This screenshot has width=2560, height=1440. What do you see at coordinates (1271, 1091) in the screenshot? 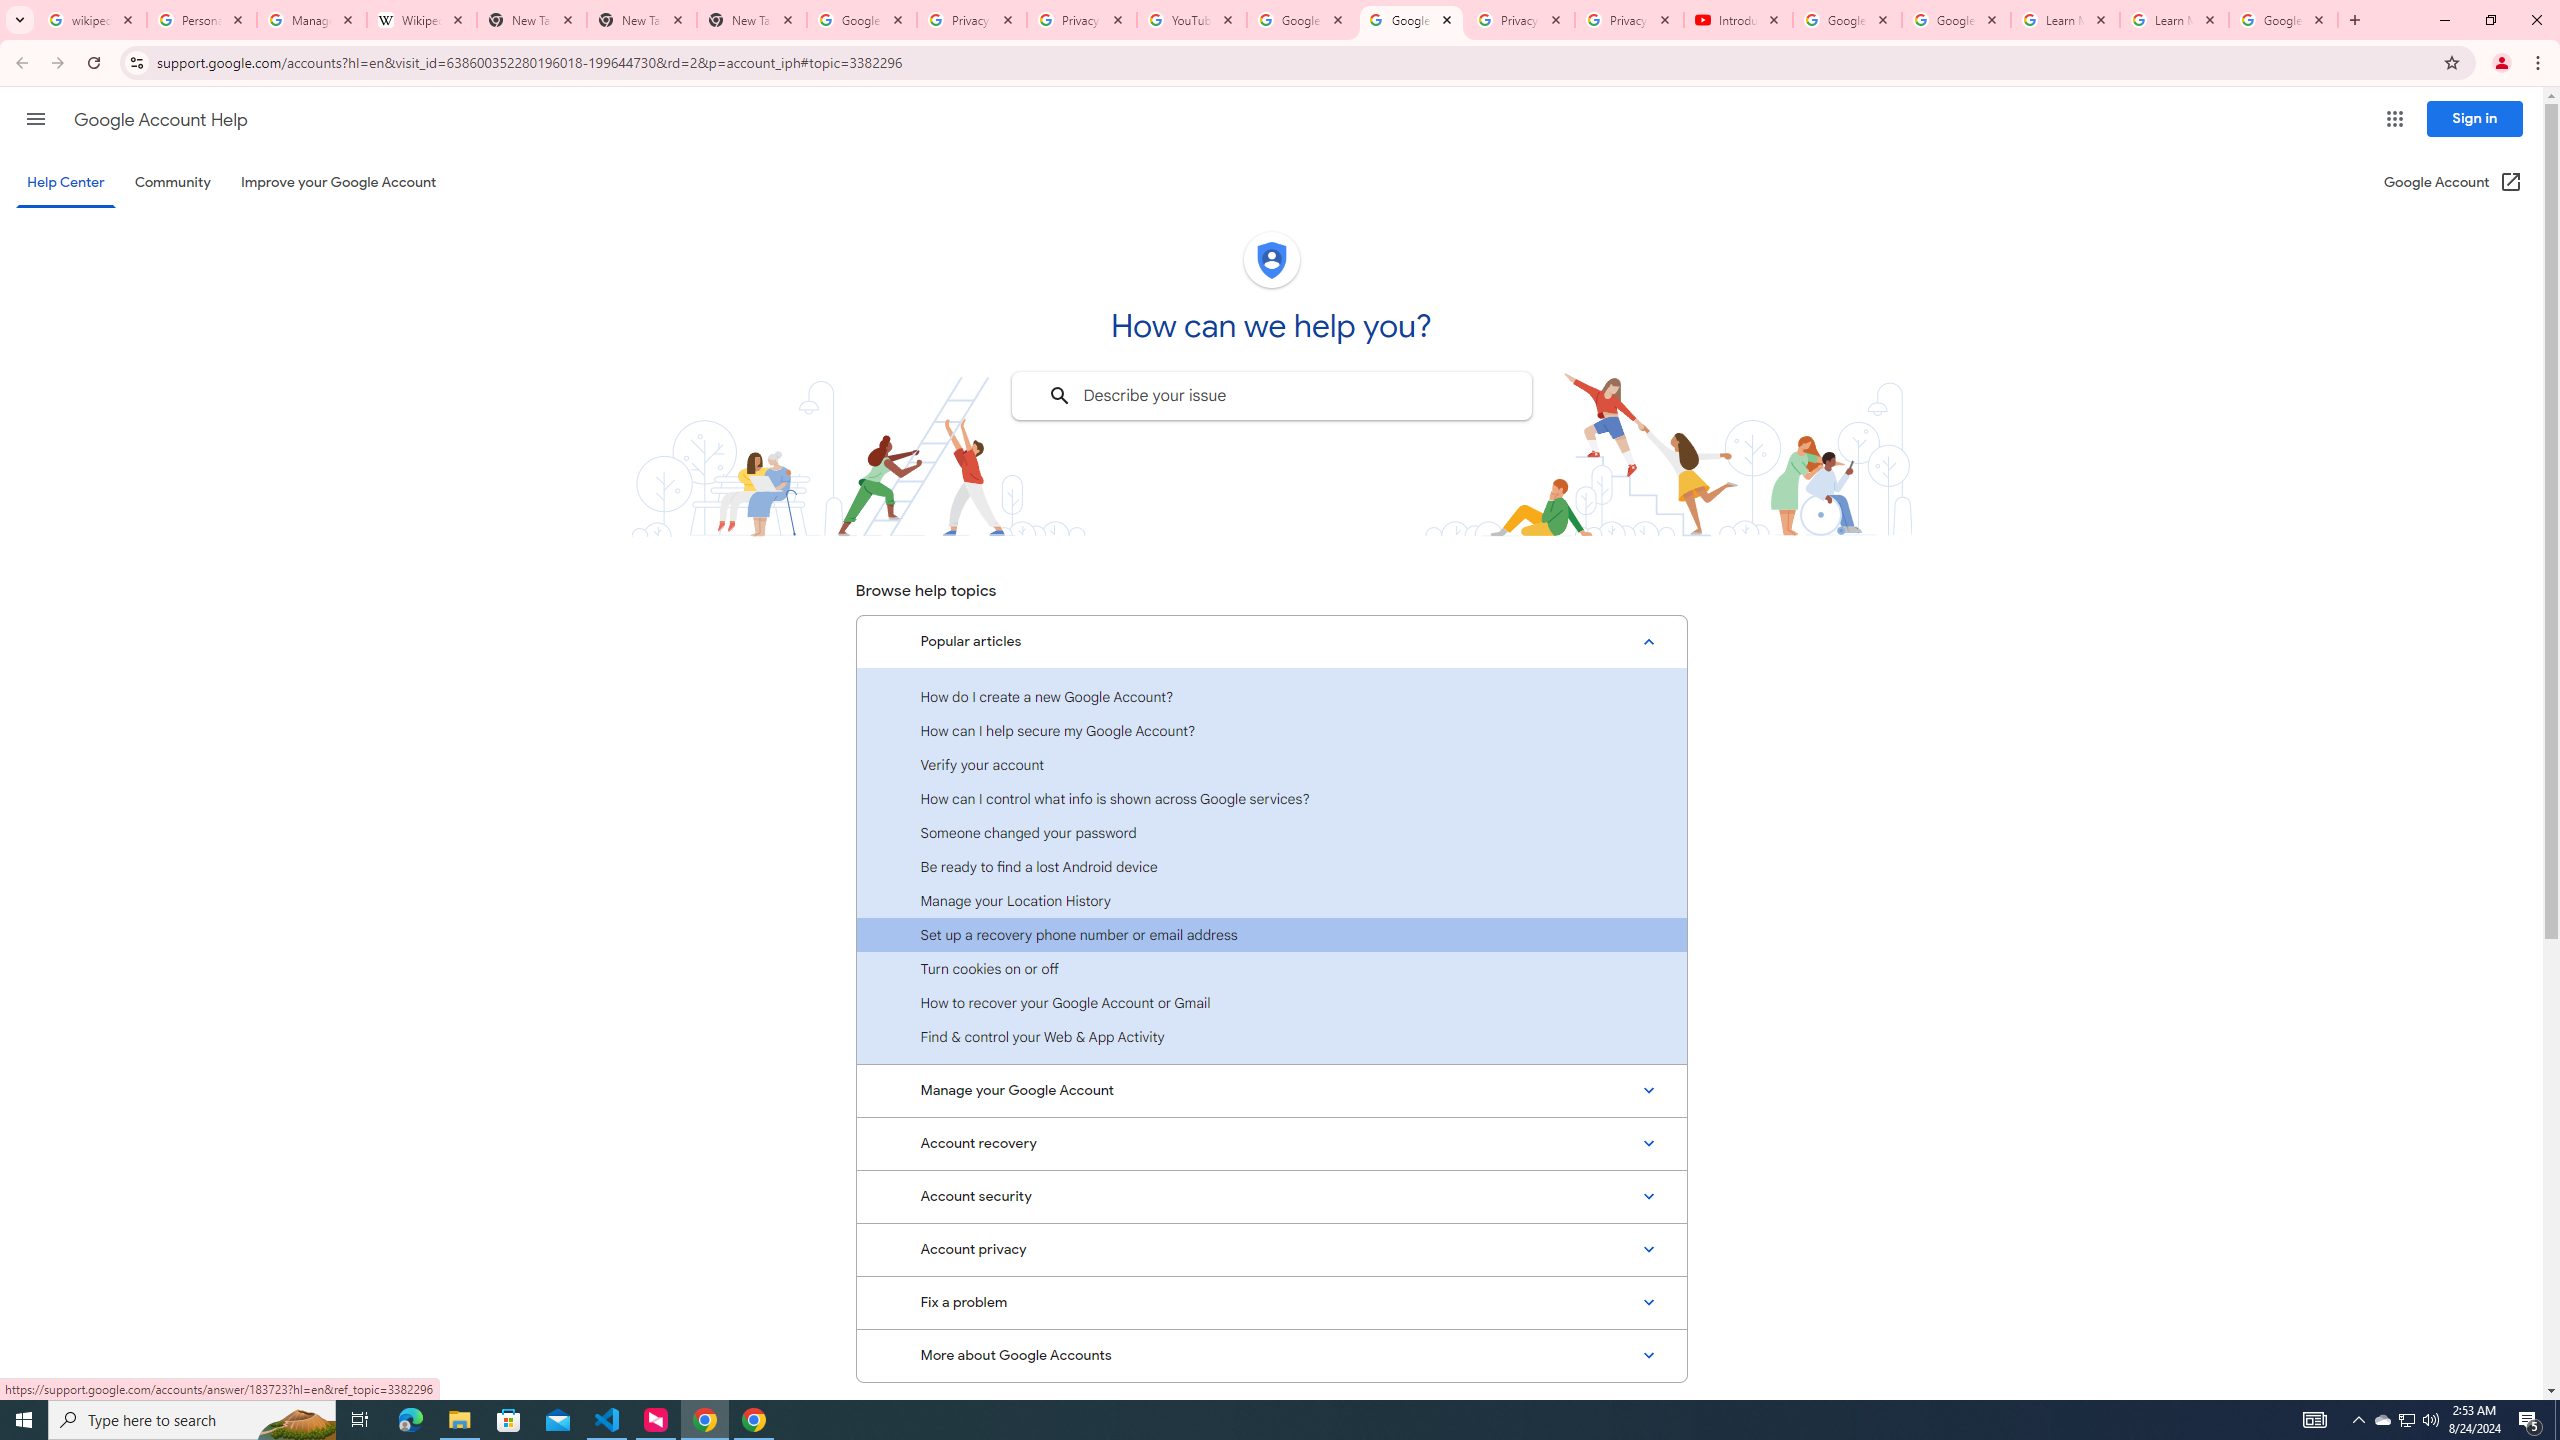
I see `'Manage your Google Account'` at bounding box center [1271, 1091].